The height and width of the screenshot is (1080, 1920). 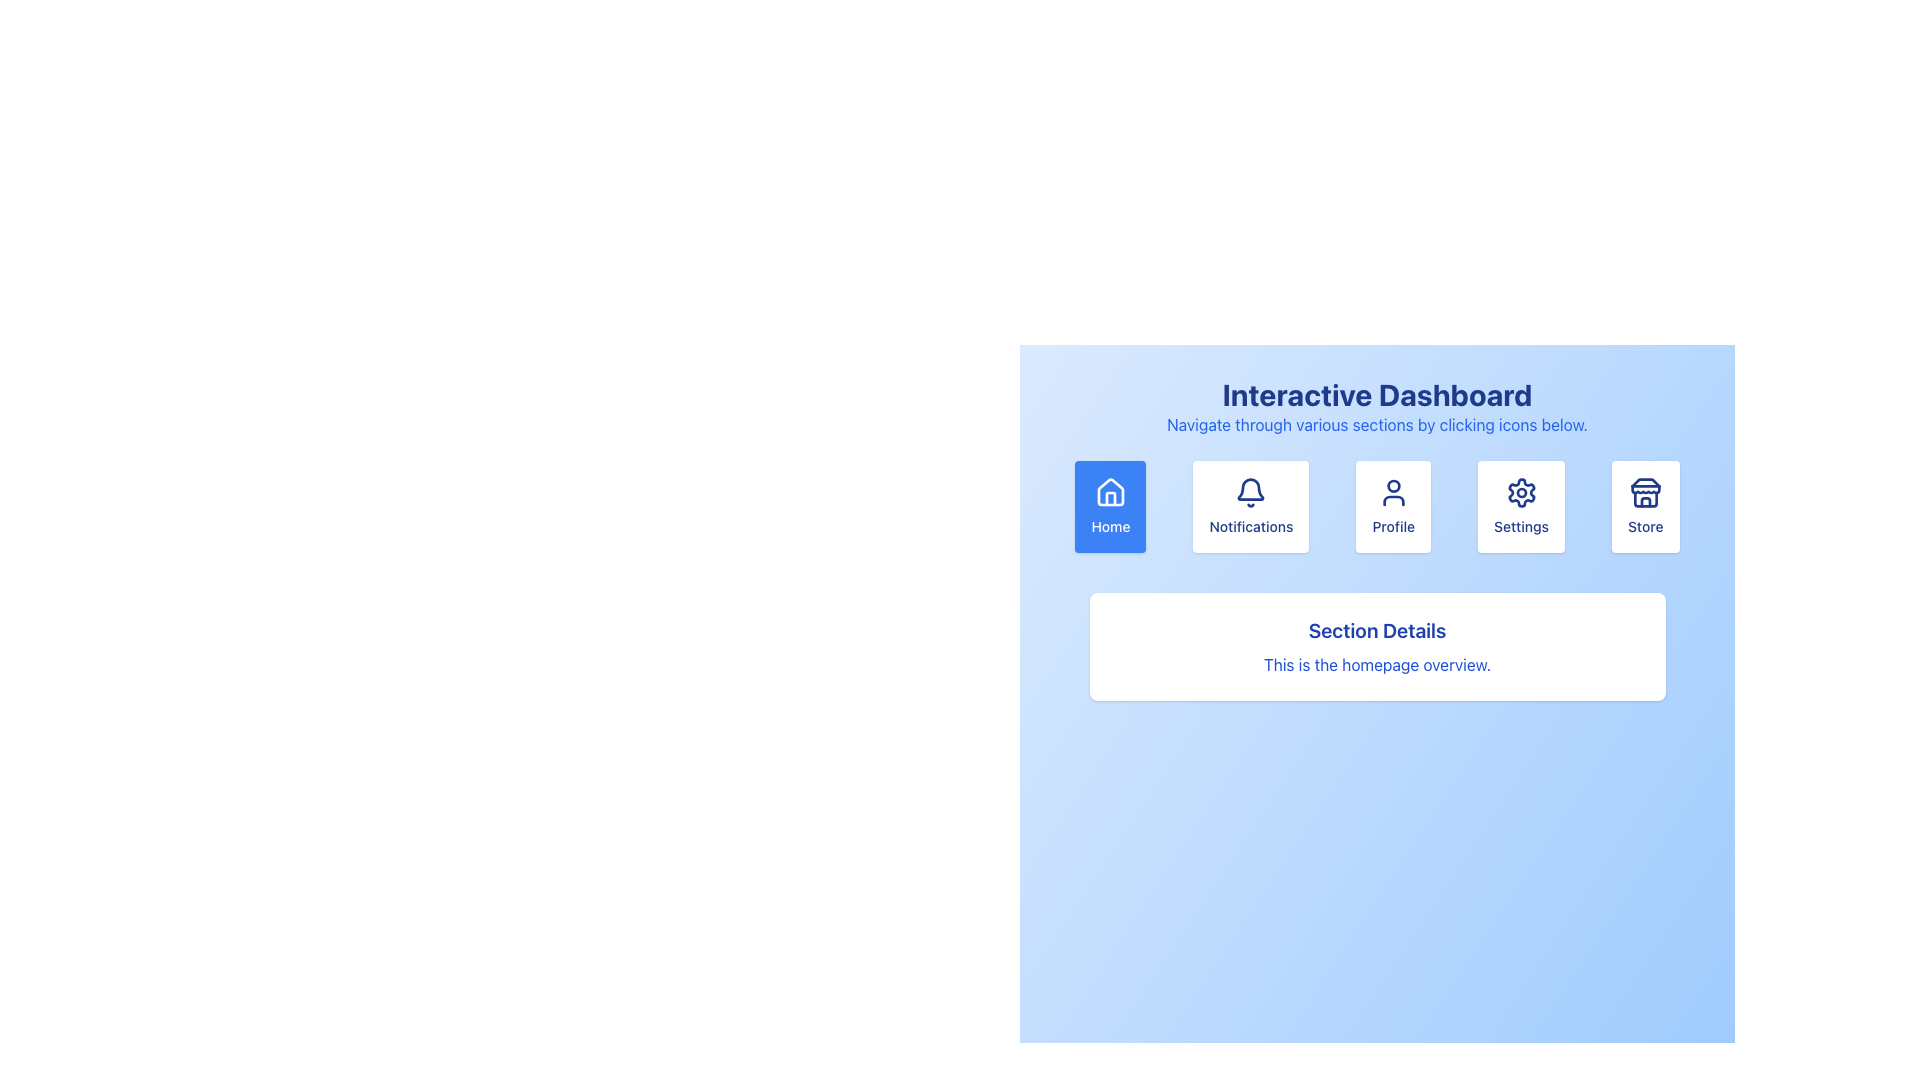 I want to click on the descriptive label located beneath the 'Section Details' header in the central panel of the interface, so click(x=1376, y=664).